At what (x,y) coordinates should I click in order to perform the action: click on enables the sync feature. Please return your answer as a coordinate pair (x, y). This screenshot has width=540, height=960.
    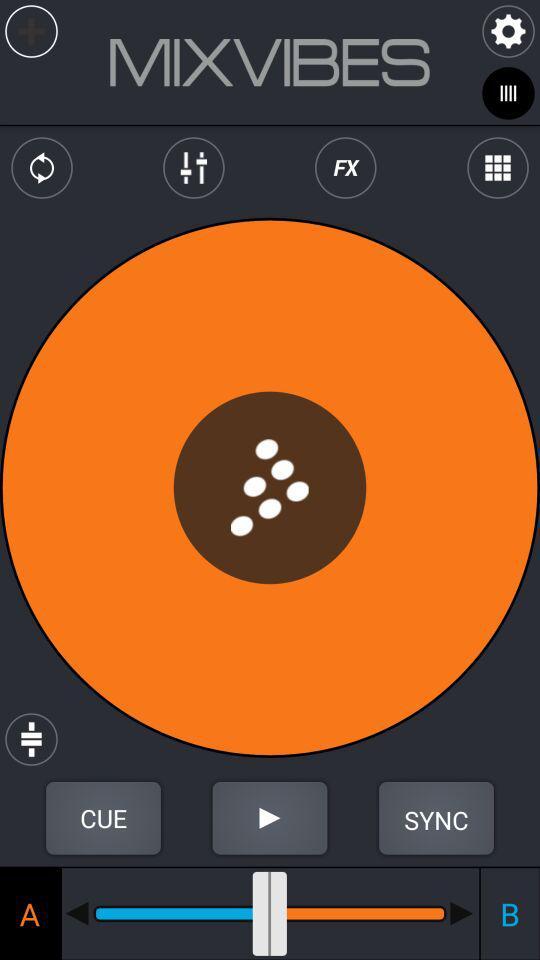
    Looking at the image, I should click on (435, 818).